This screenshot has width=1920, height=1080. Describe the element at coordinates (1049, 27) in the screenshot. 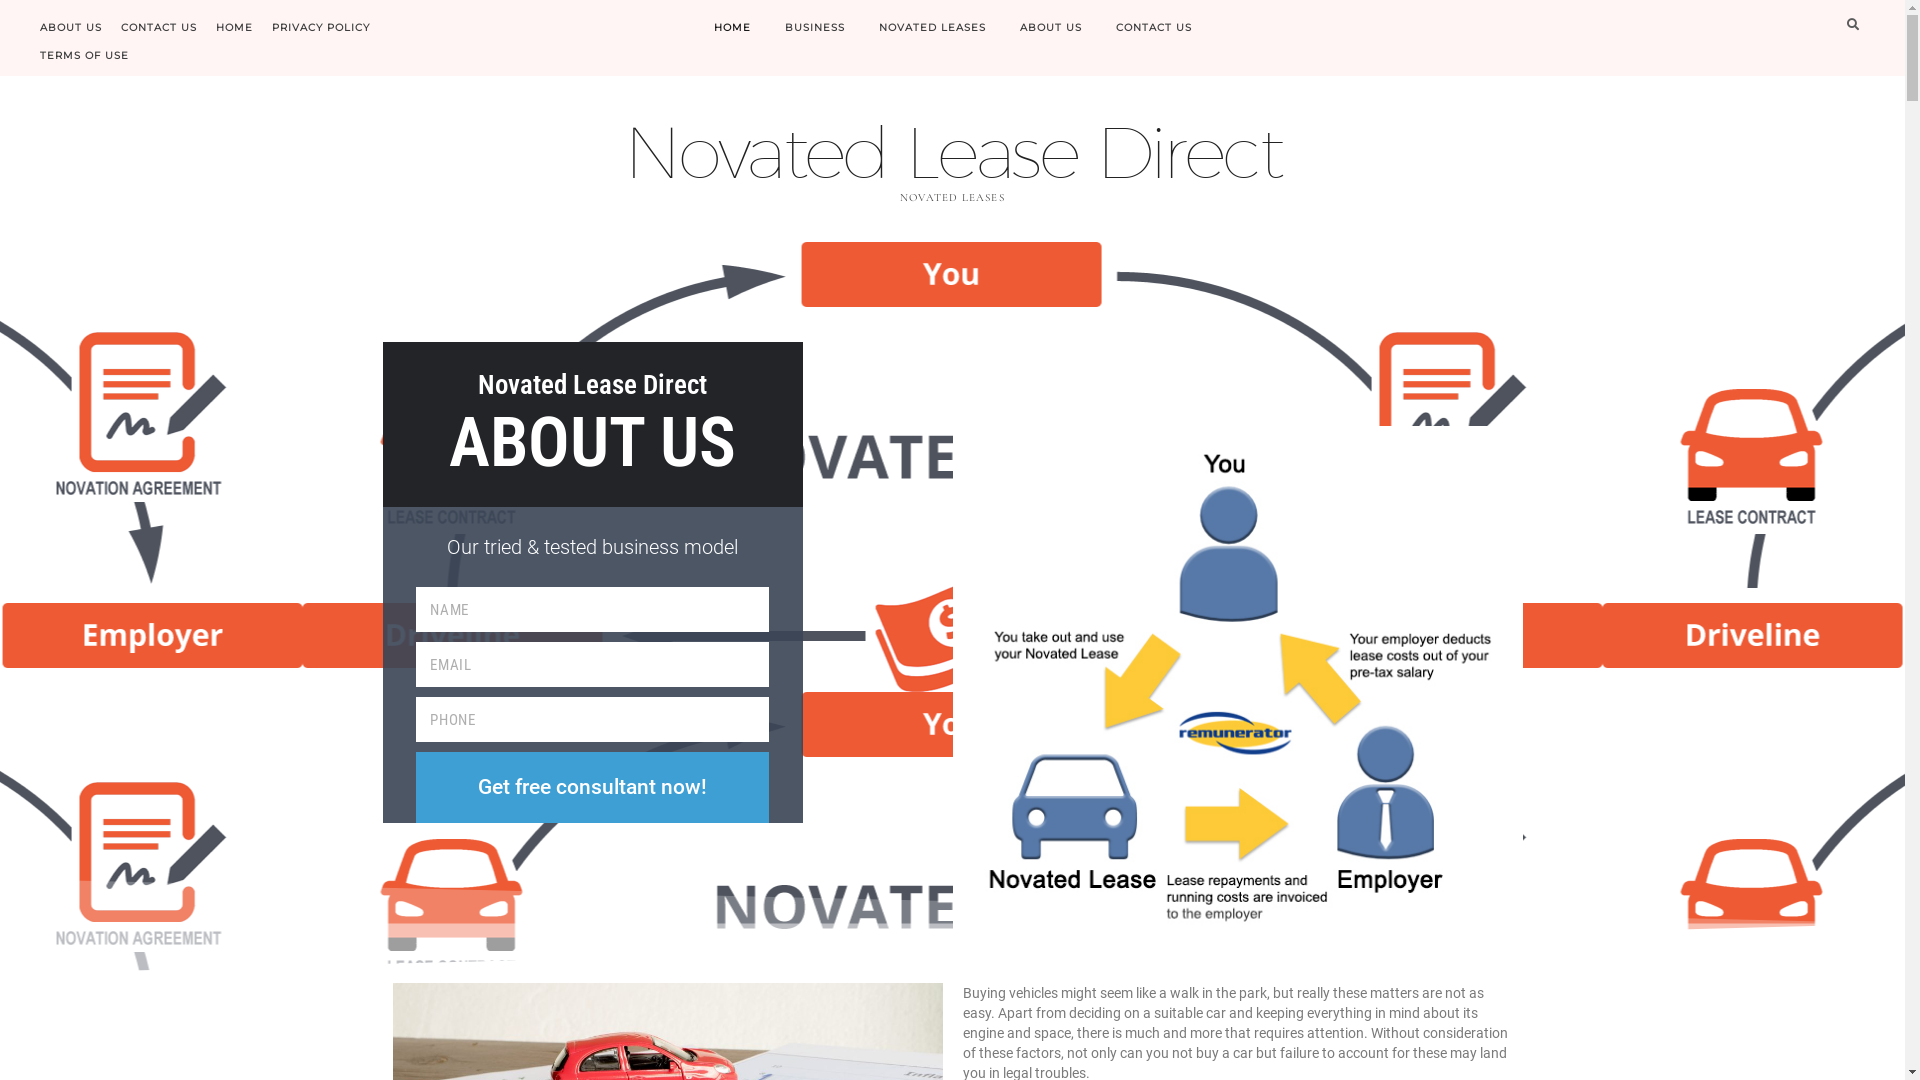

I see `'ABOUT US'` at that location.